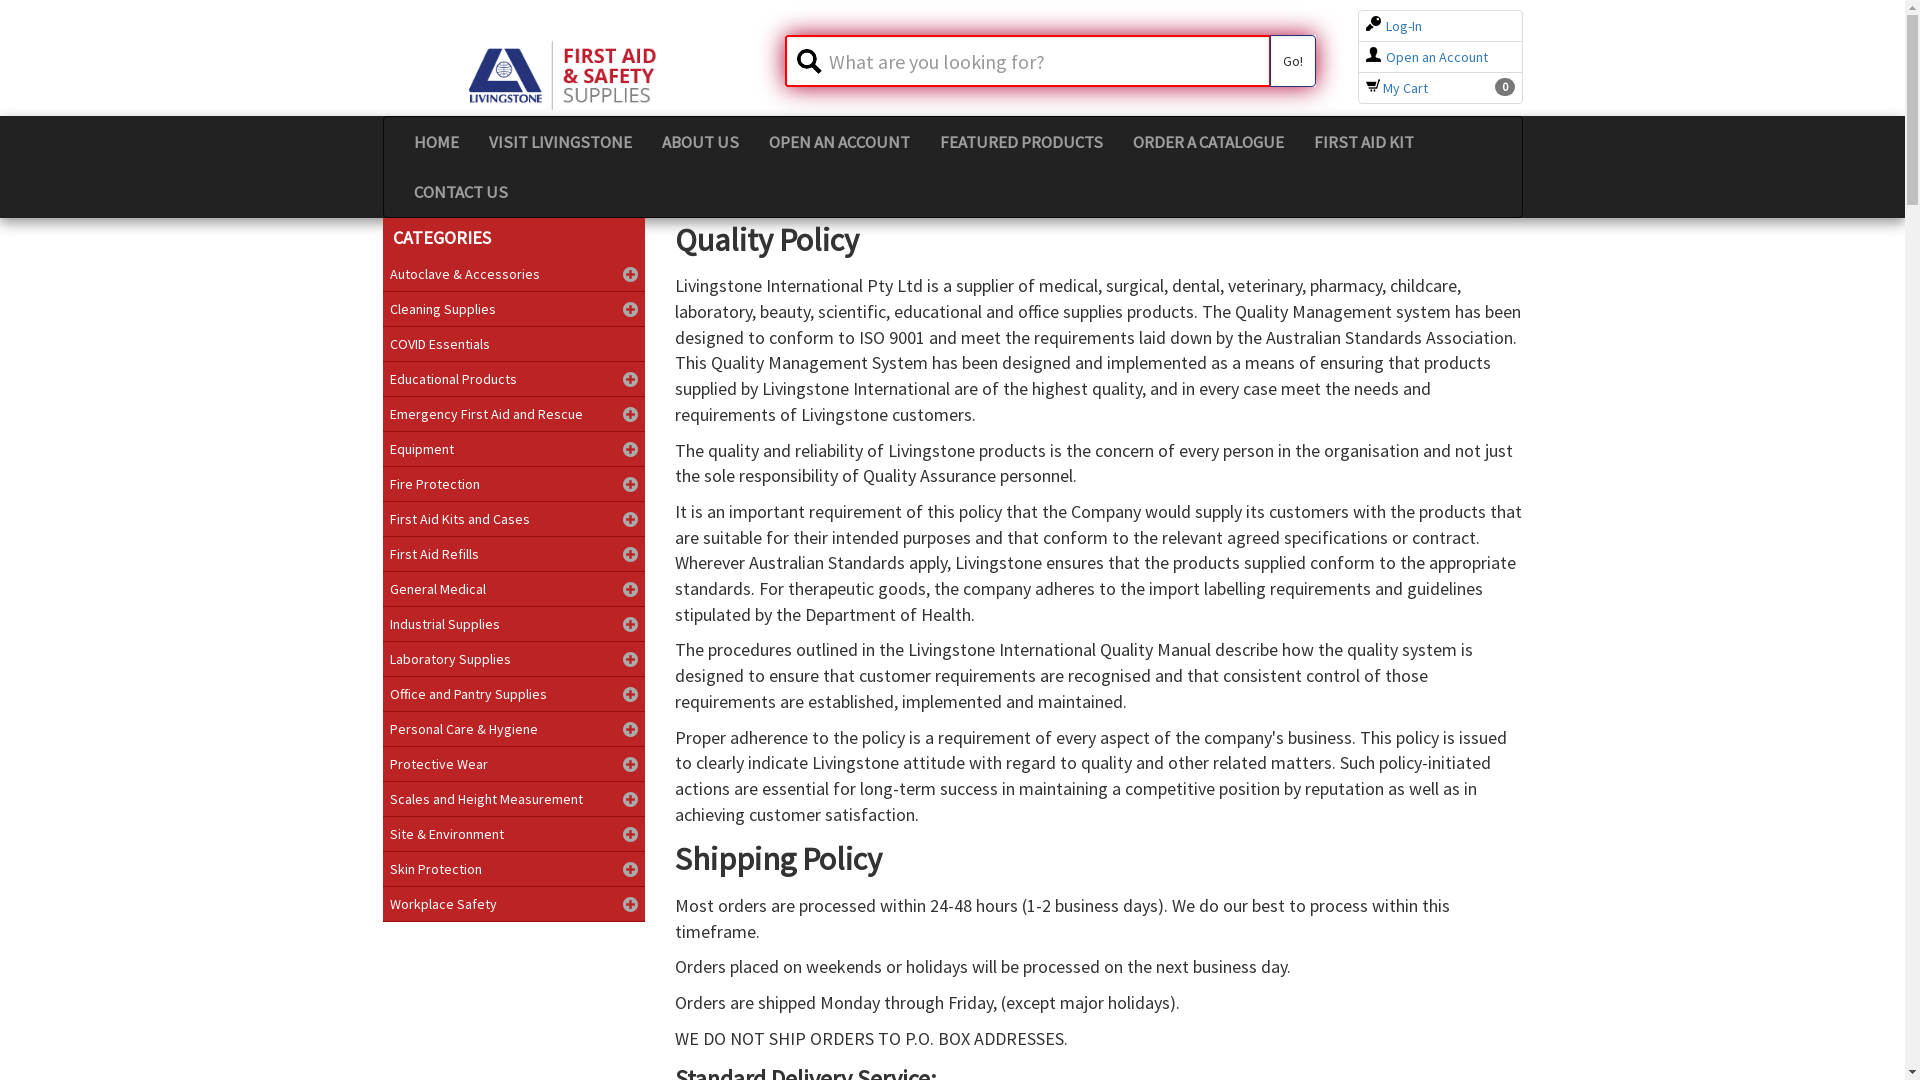 The image size is (1920, 1080). Describe the element at coordinates (699, 141) in the screenshot. I see `'ABOUT US'` at that location.